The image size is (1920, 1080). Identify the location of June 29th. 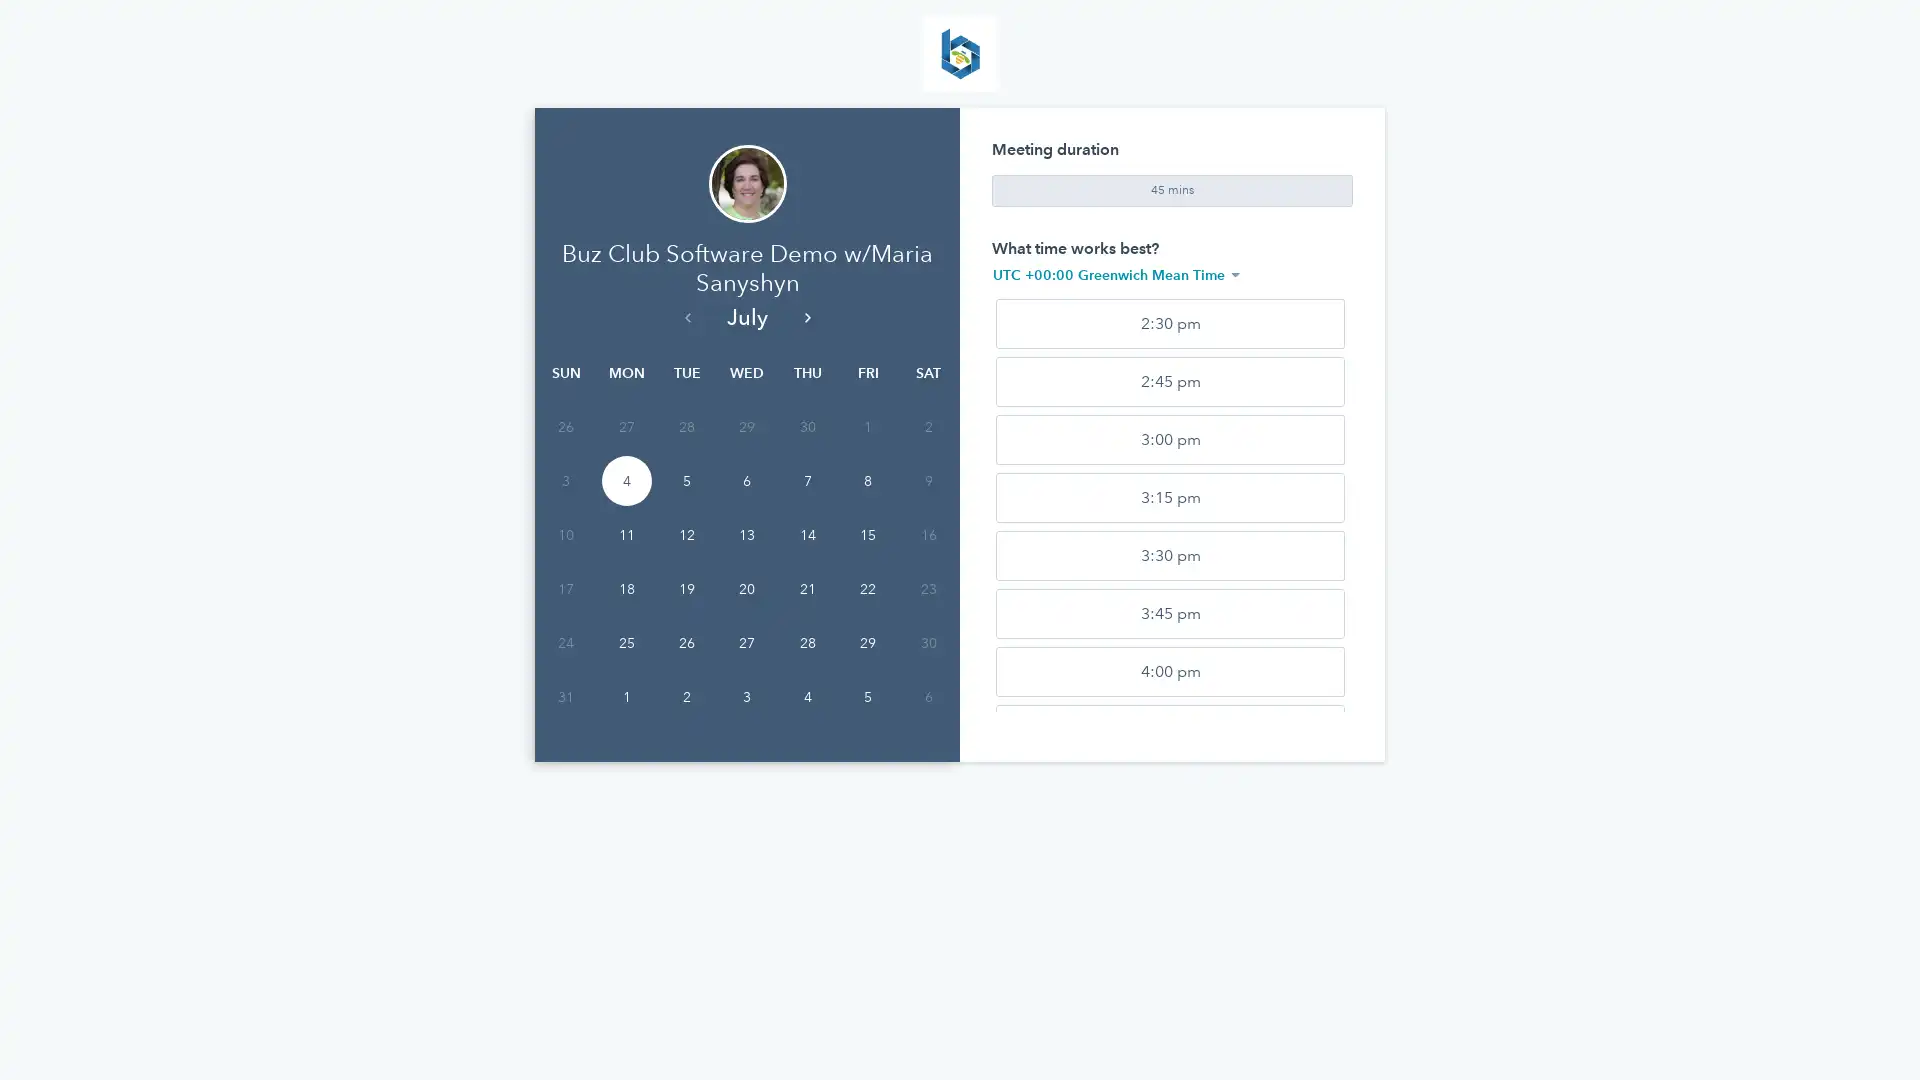
(746, 426).